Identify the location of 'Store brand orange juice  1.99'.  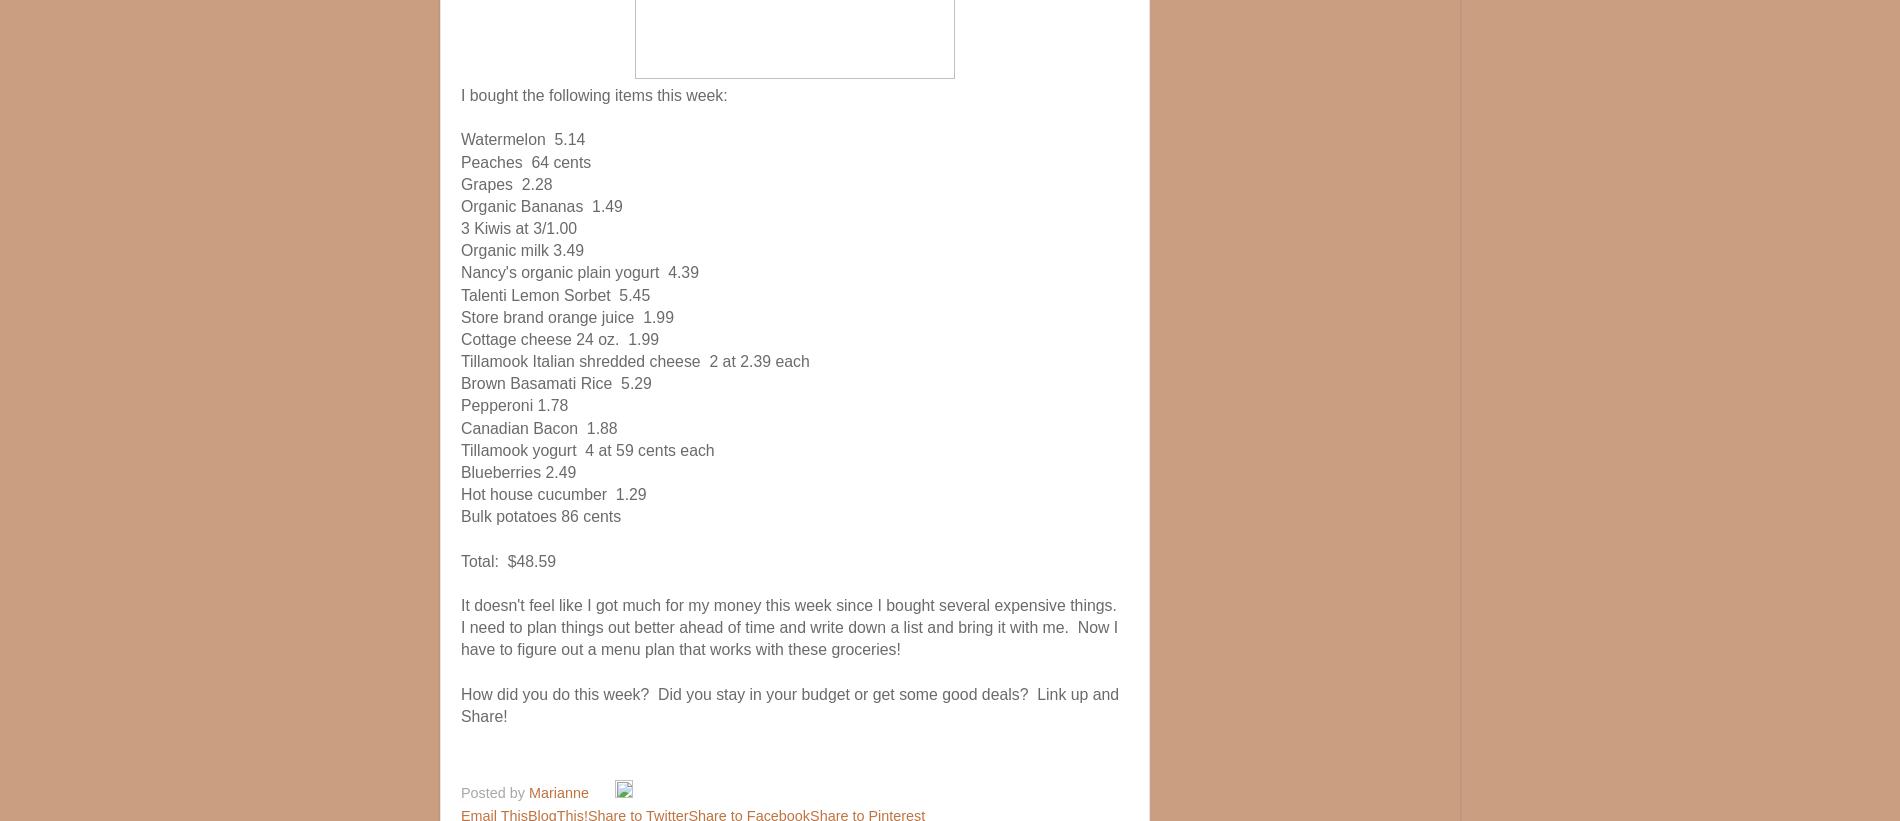
(566, 315).